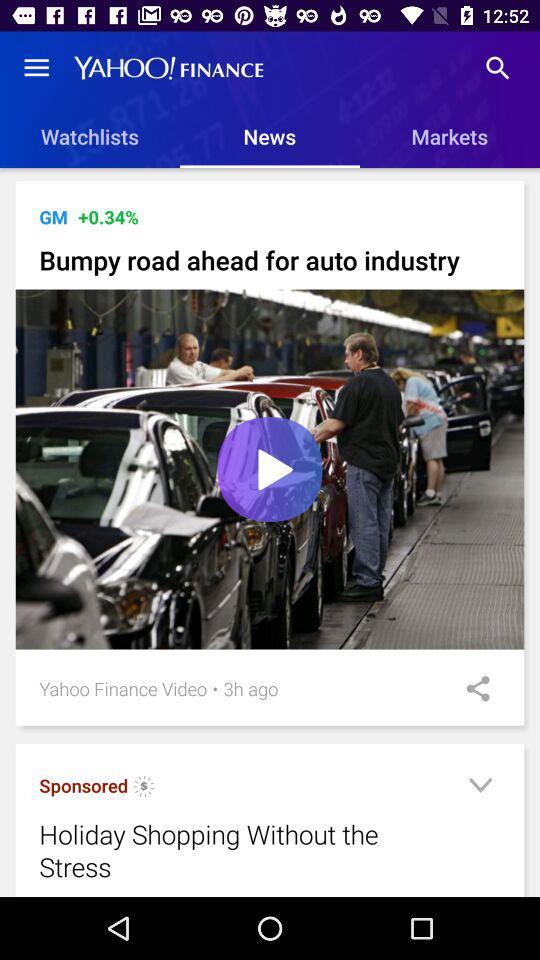 This screenshot has width=540, height=960. I want to click on icon next to 3h ago, so click(471, 688).